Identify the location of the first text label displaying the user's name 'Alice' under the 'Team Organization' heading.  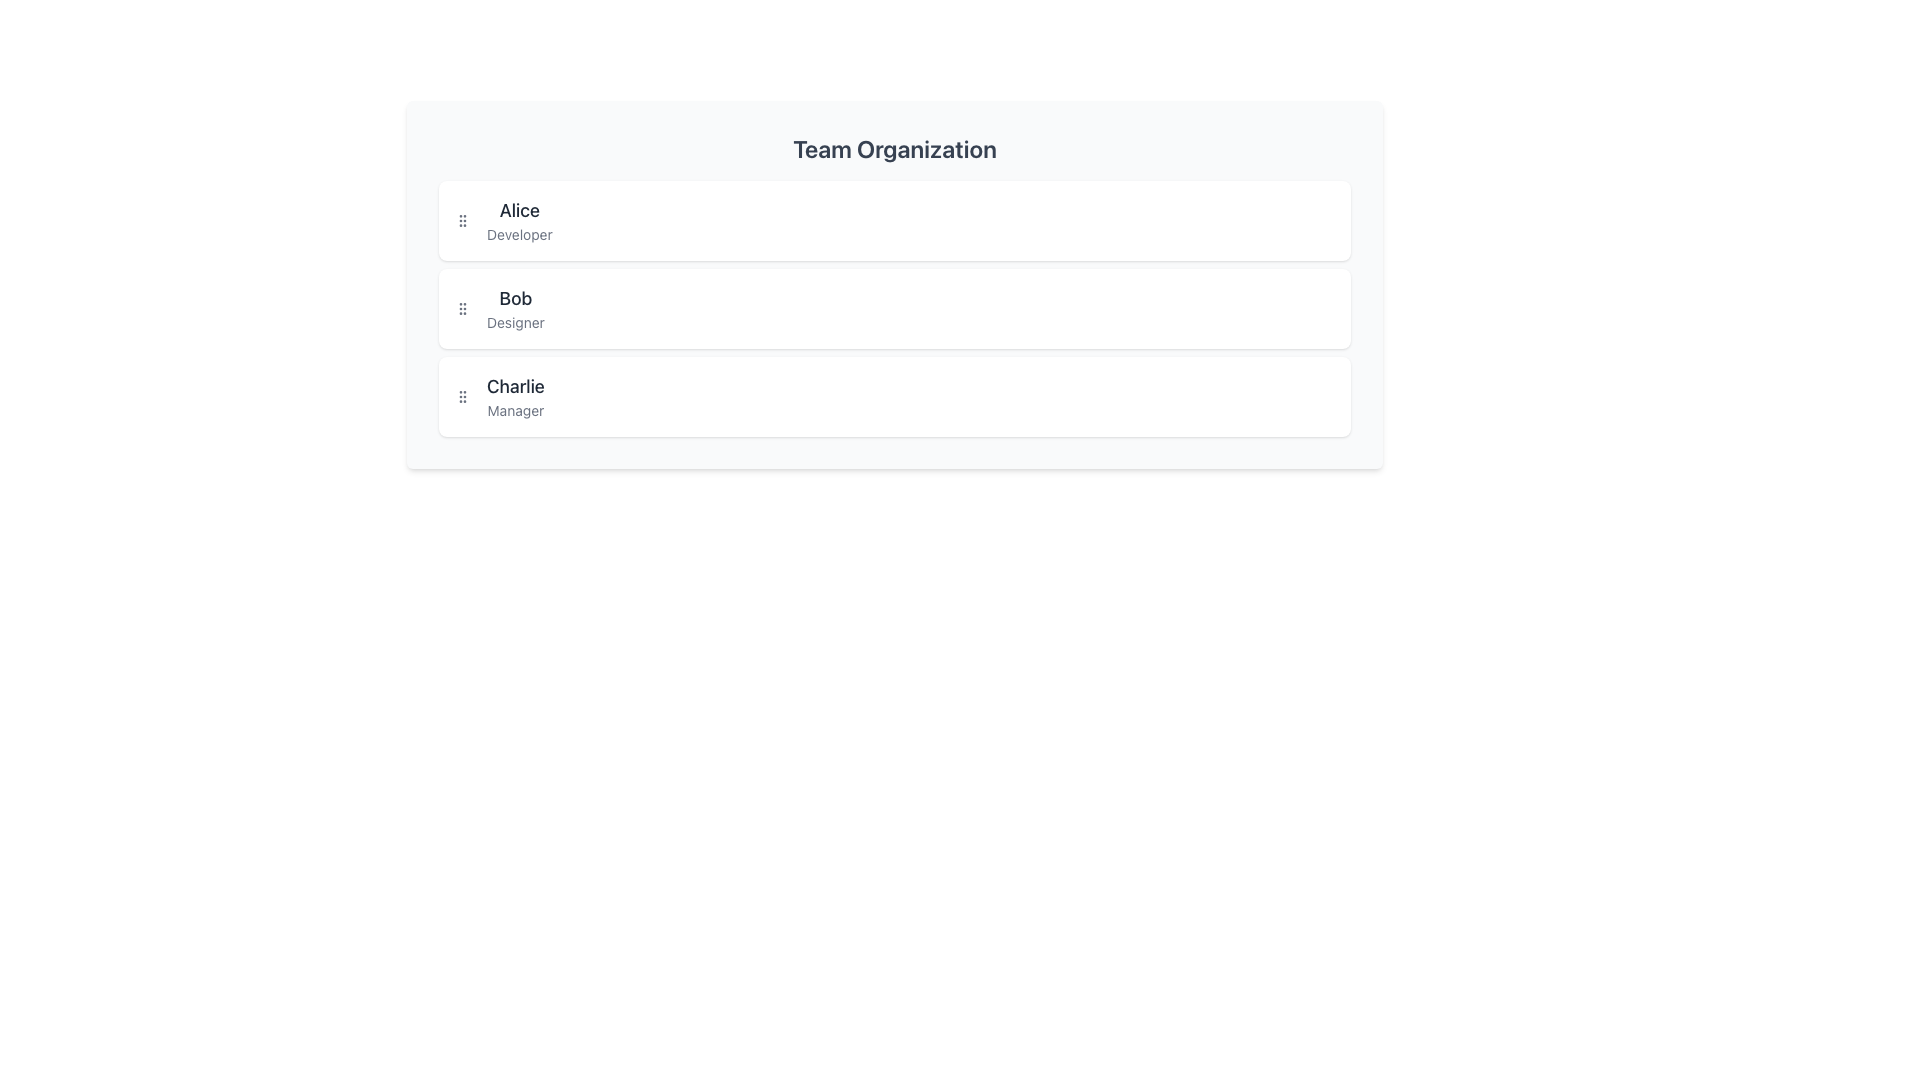
(519, 211).